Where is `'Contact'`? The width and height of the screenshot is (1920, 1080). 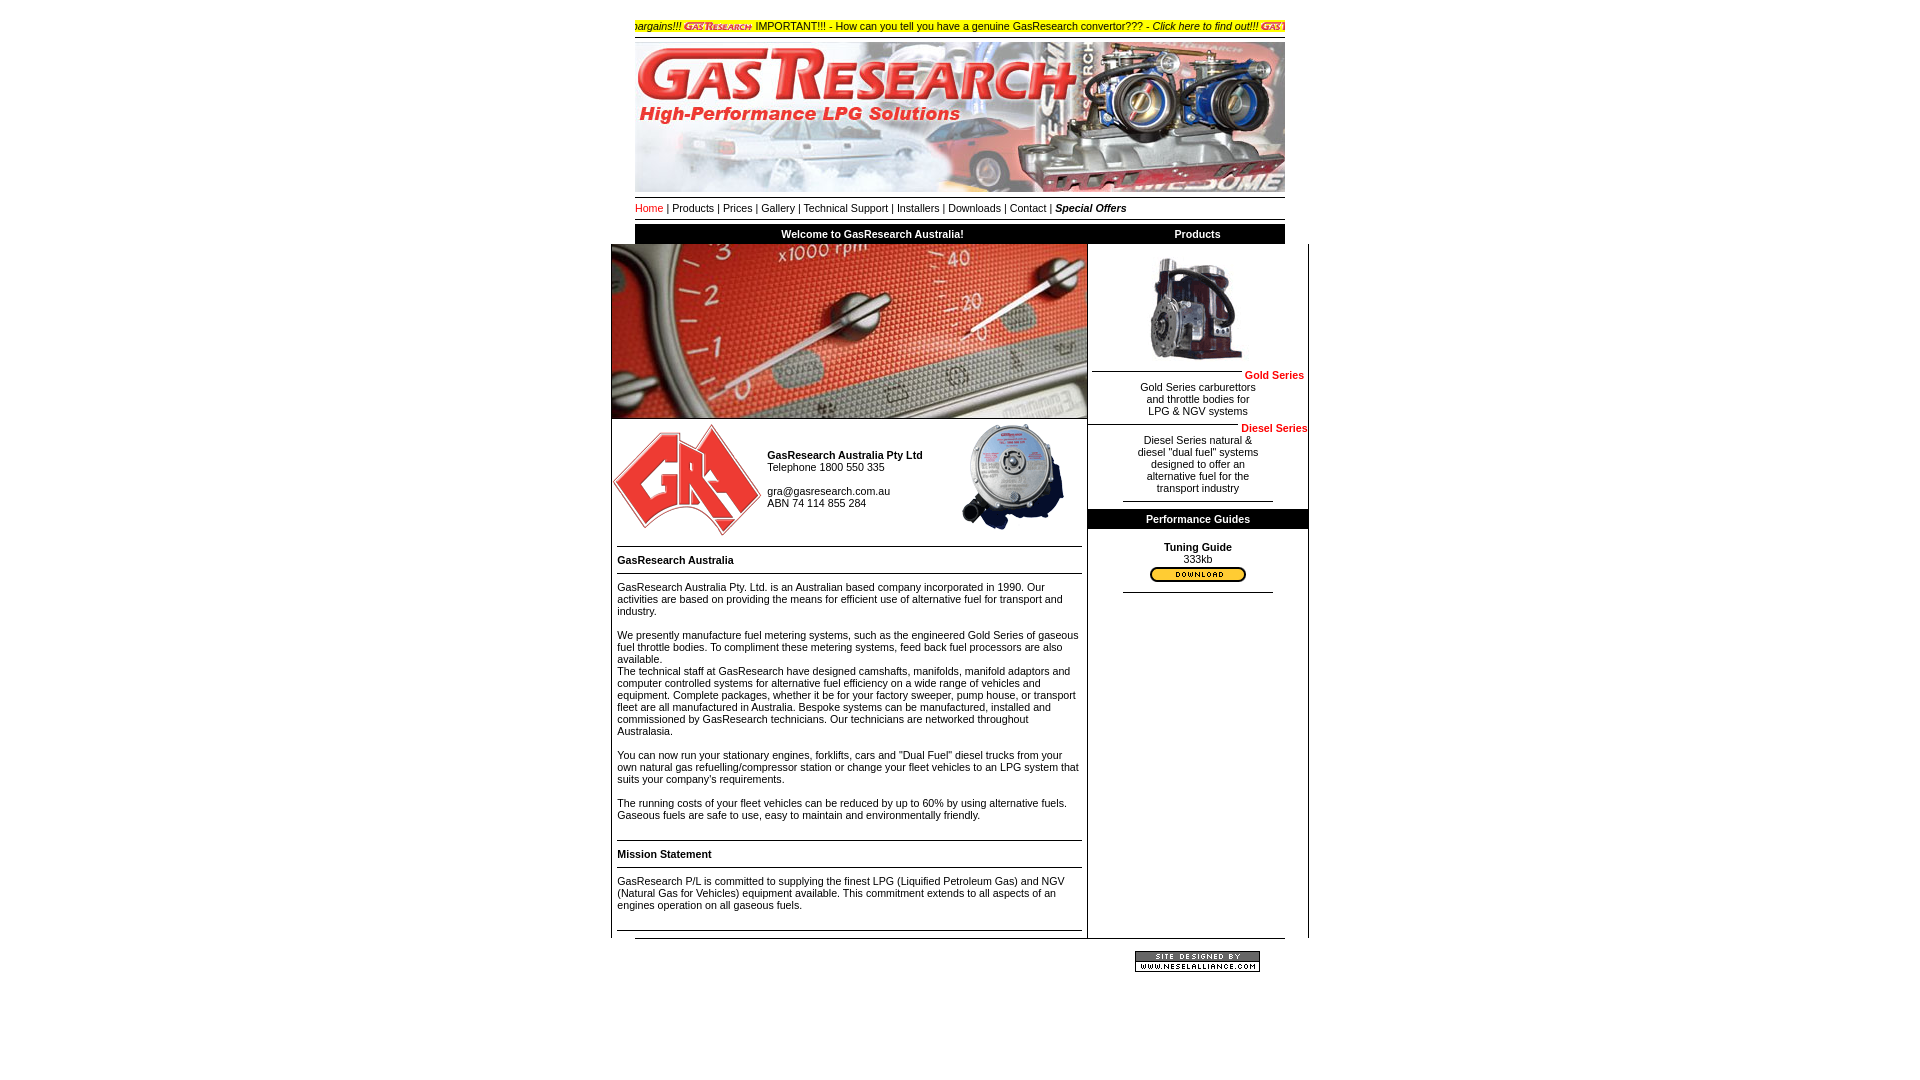
'Contact' is located at coordinates (1028, 208).